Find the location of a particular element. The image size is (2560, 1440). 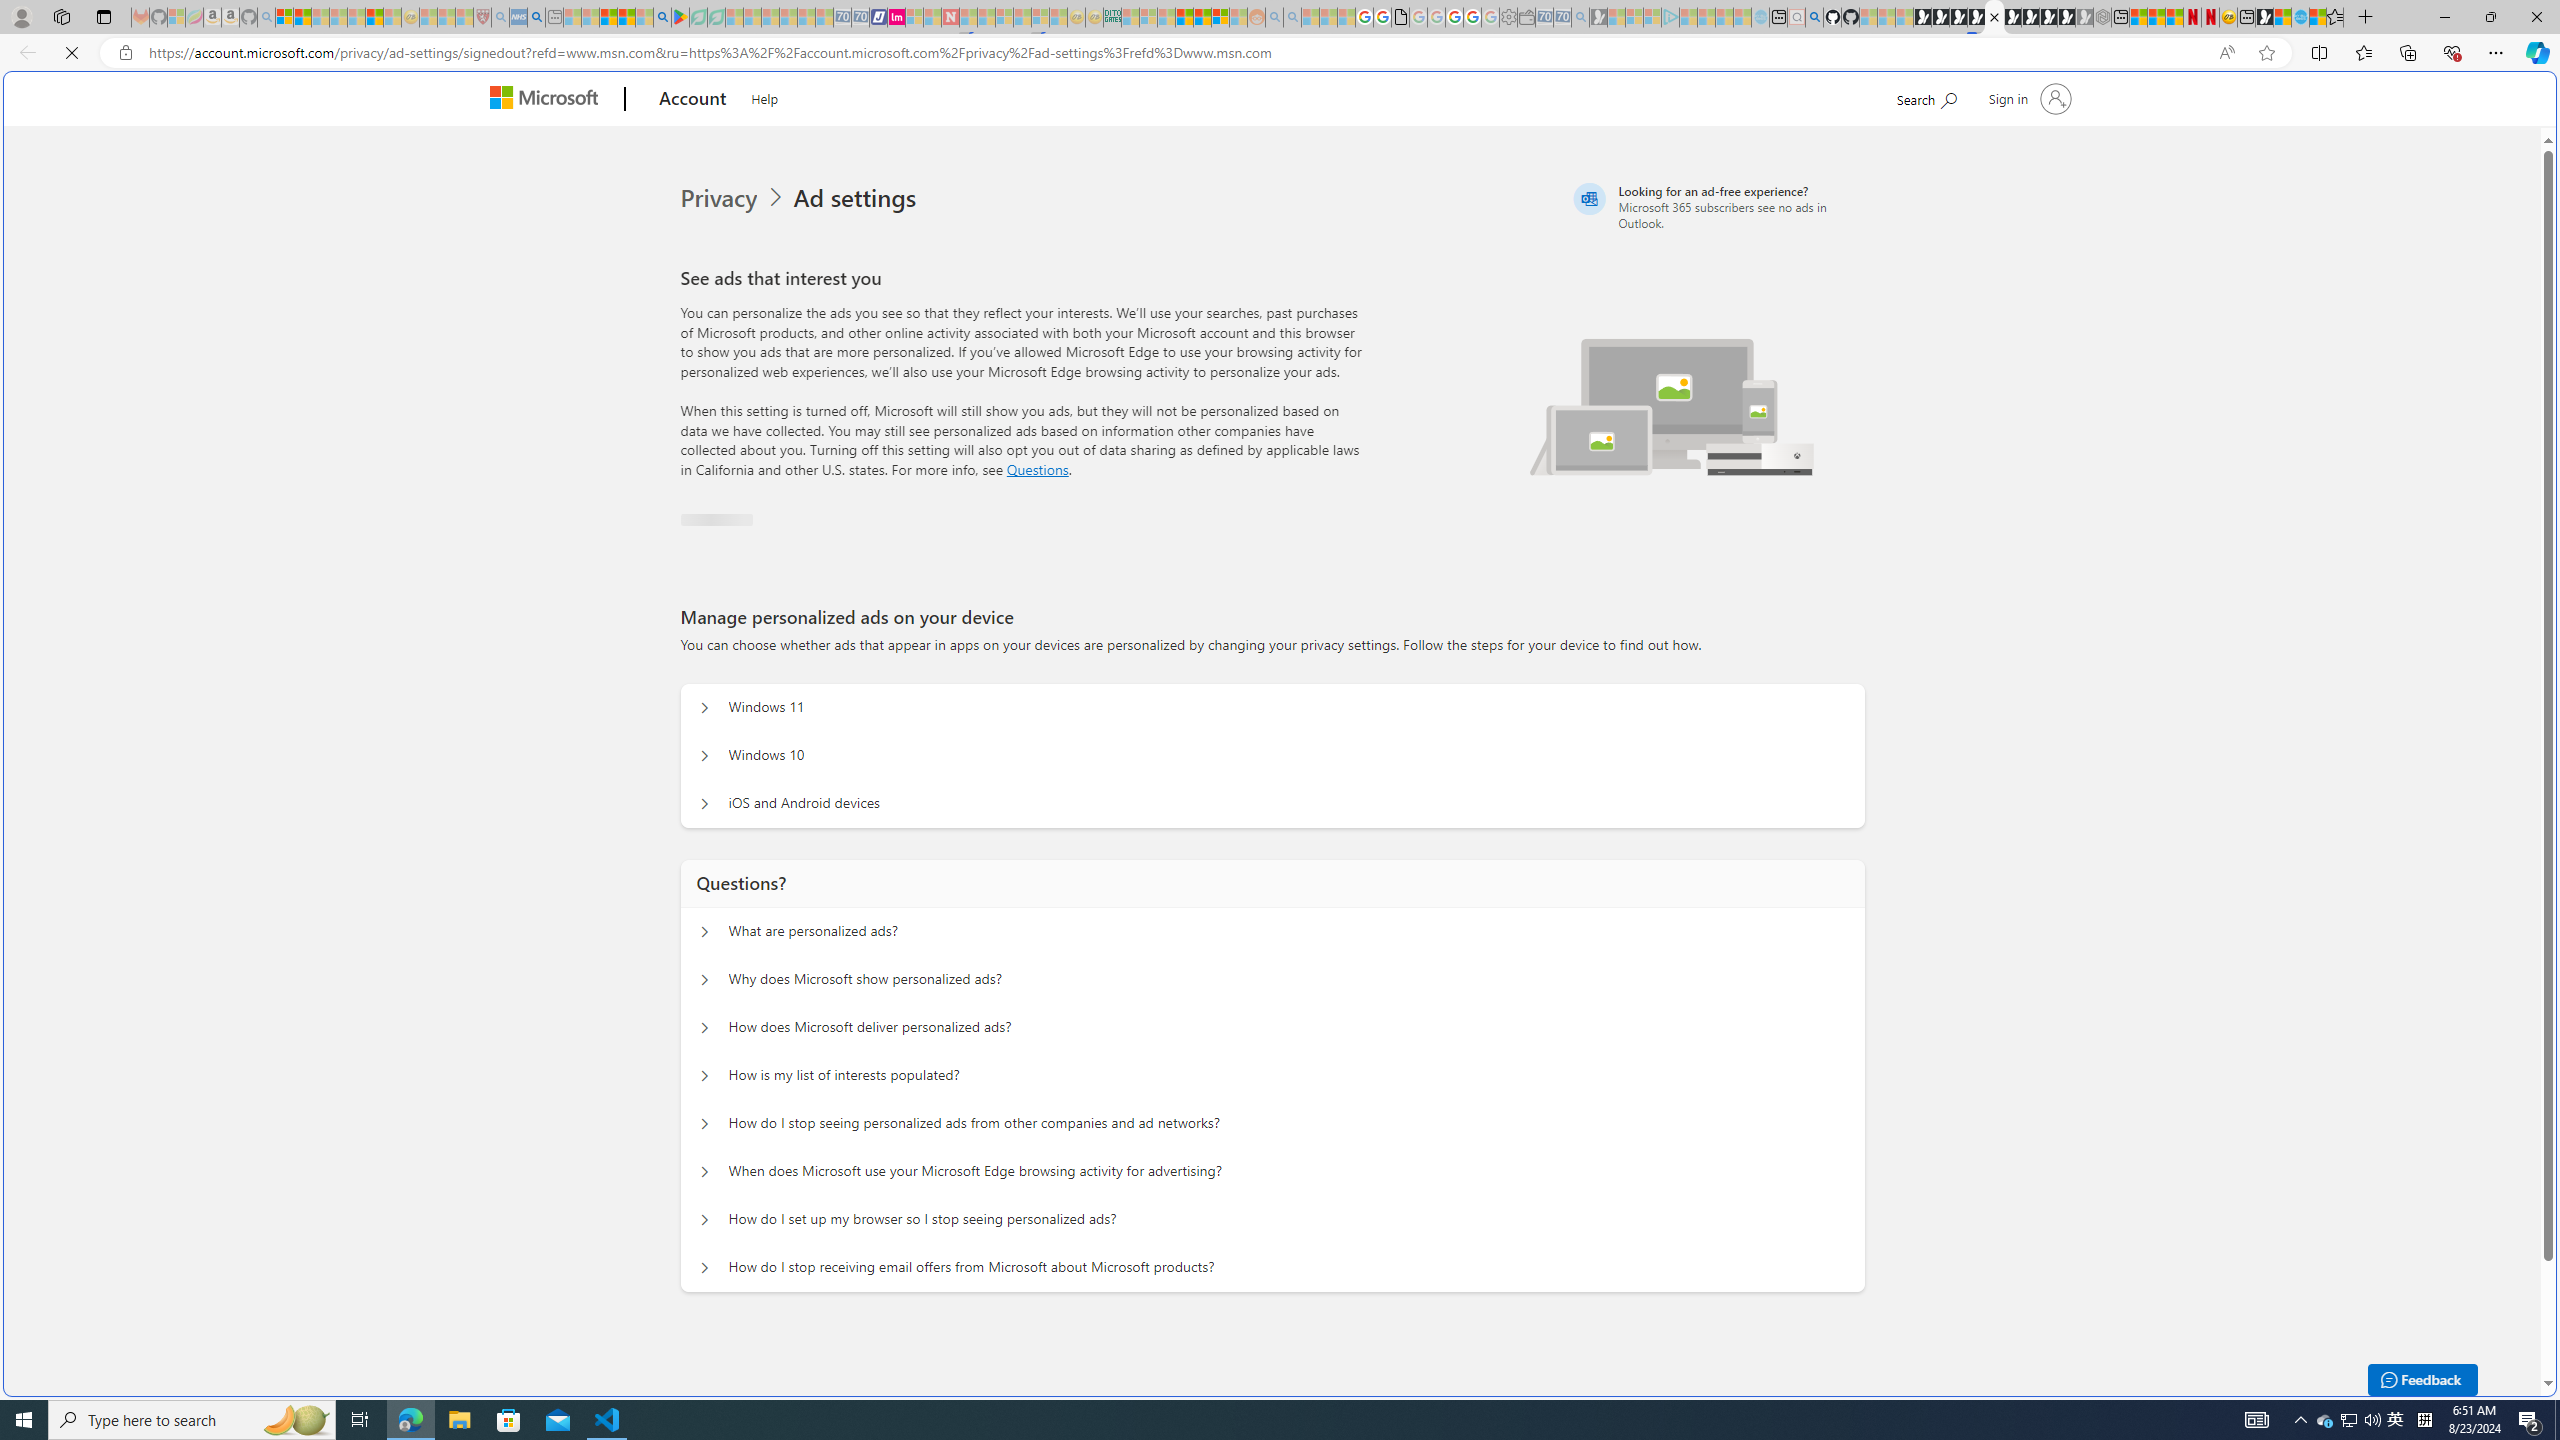

'google - Search' is located at coordinates (663, 16).